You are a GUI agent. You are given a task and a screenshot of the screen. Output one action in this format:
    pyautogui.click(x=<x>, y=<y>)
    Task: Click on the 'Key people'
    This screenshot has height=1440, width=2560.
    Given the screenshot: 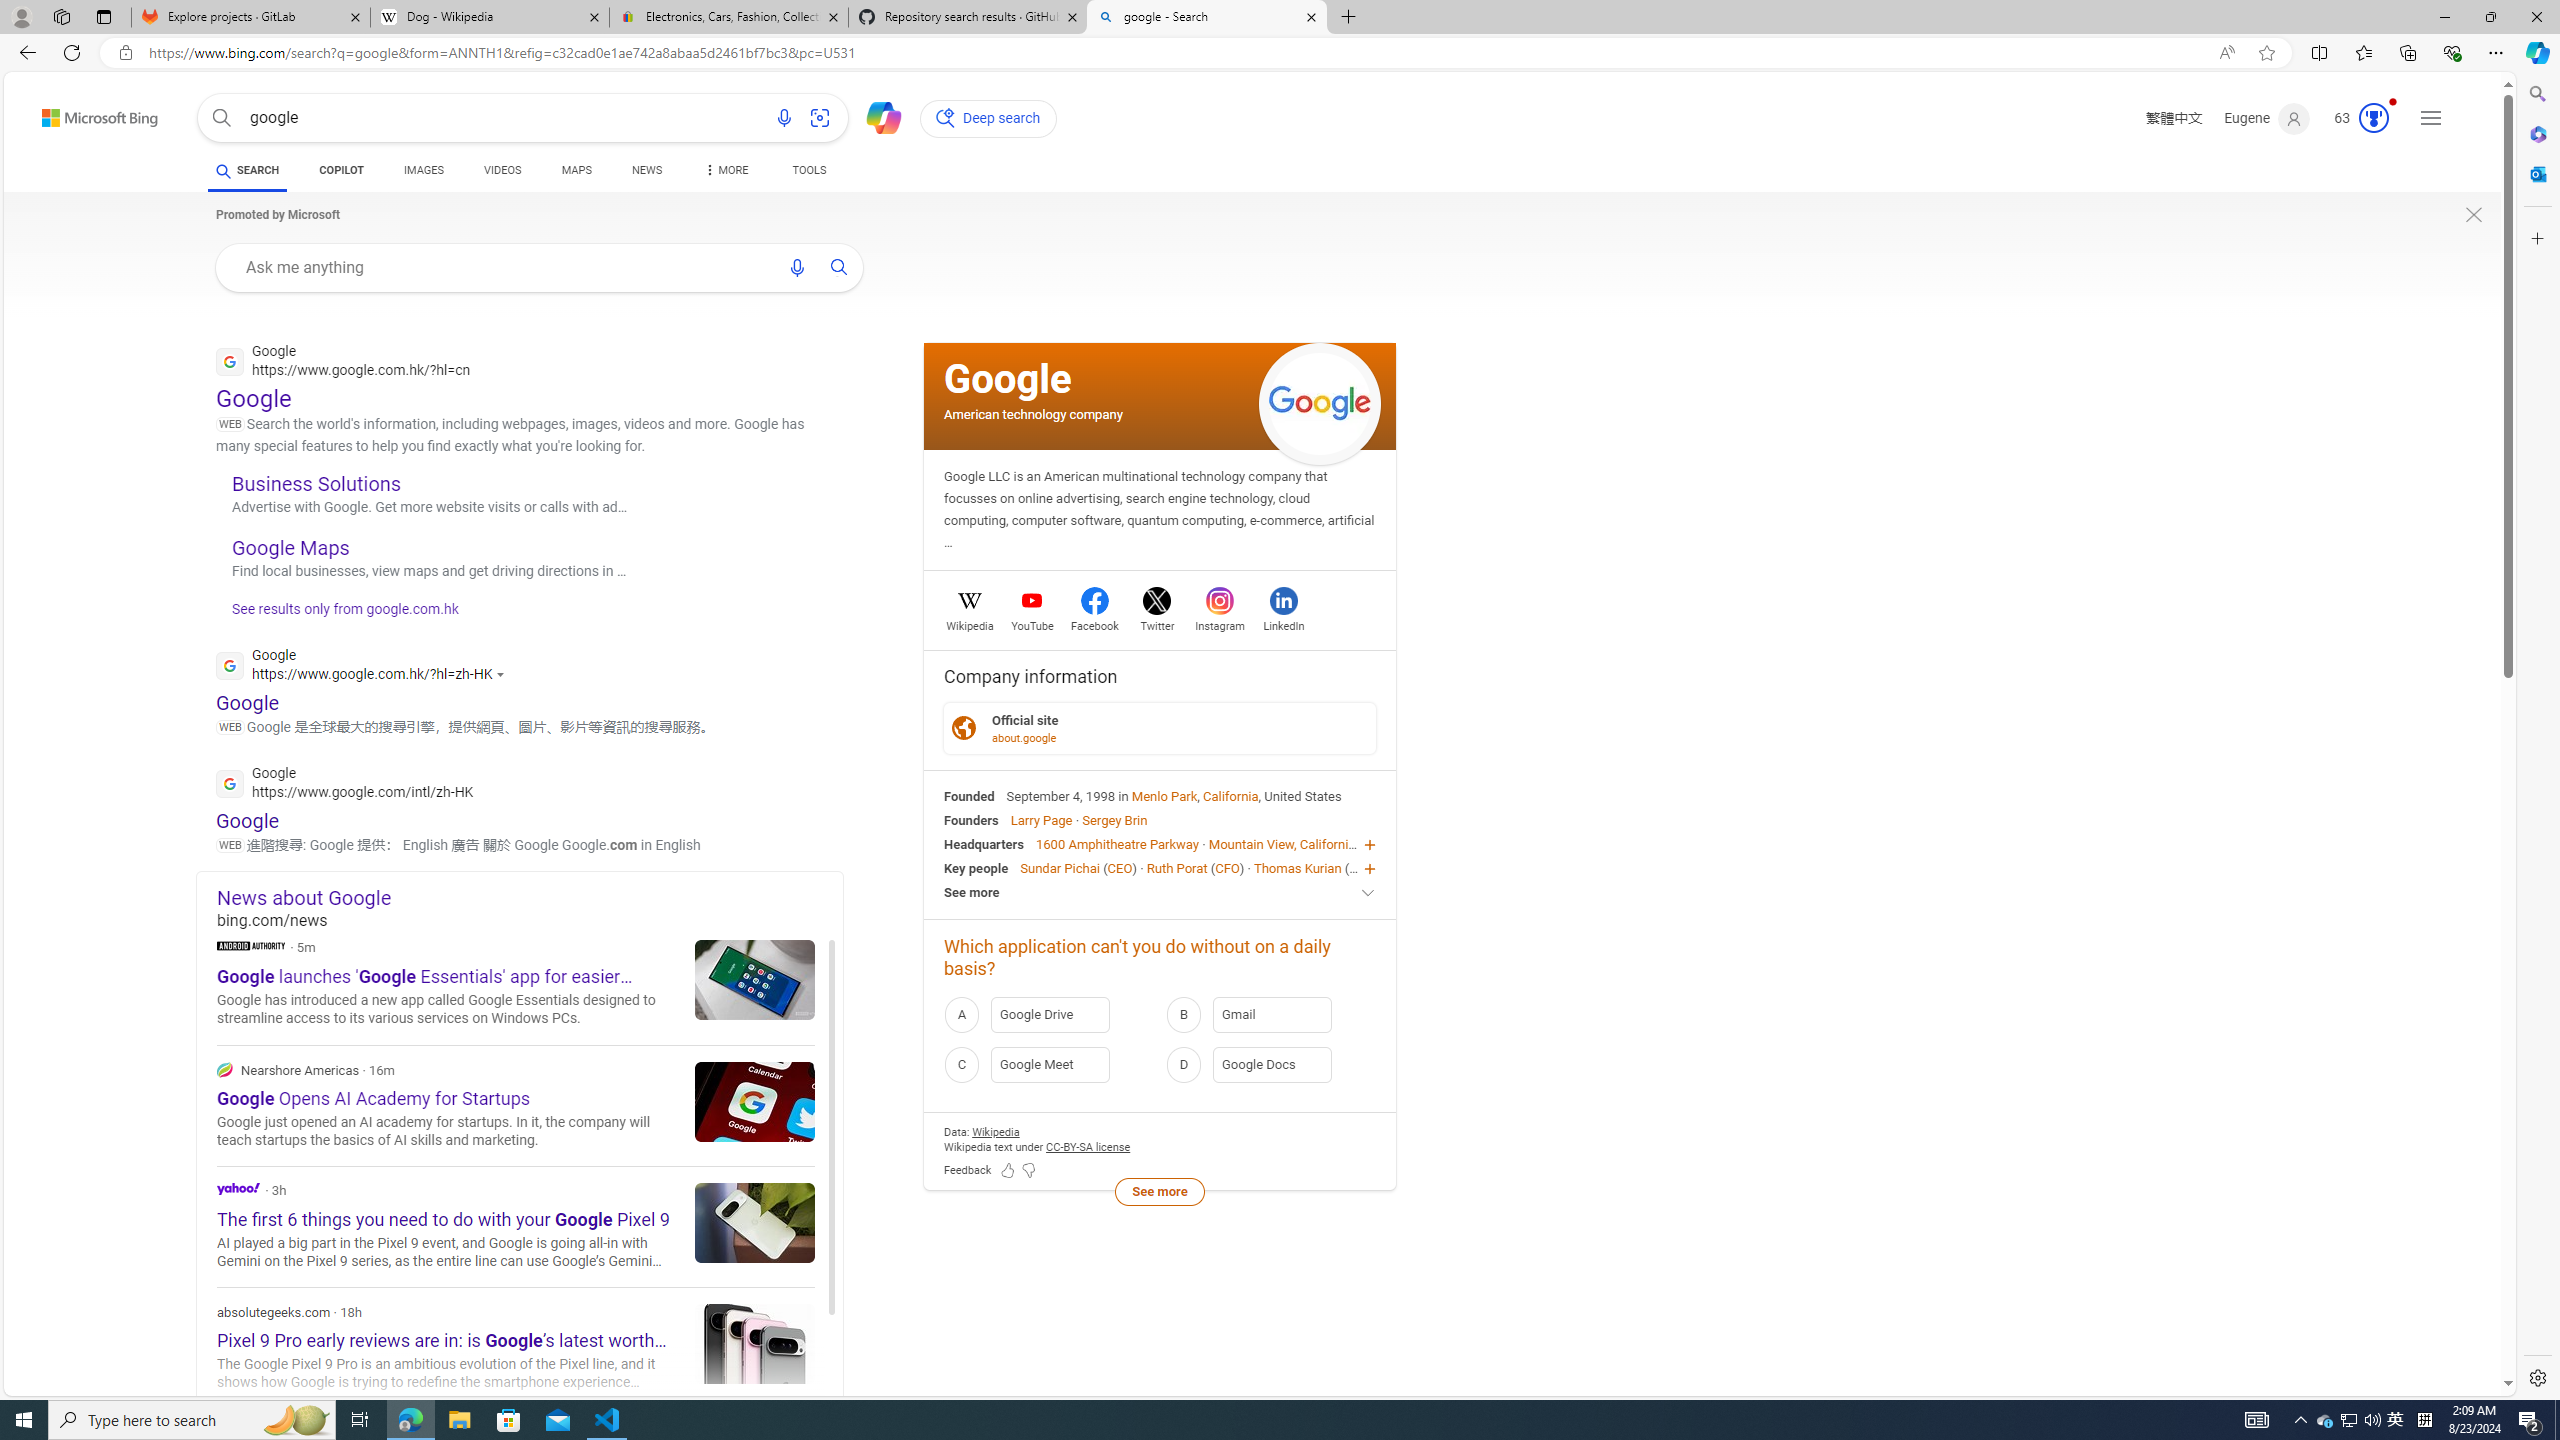 What is the action you would take?
    pyautogui.click(x=975, y=866)
    